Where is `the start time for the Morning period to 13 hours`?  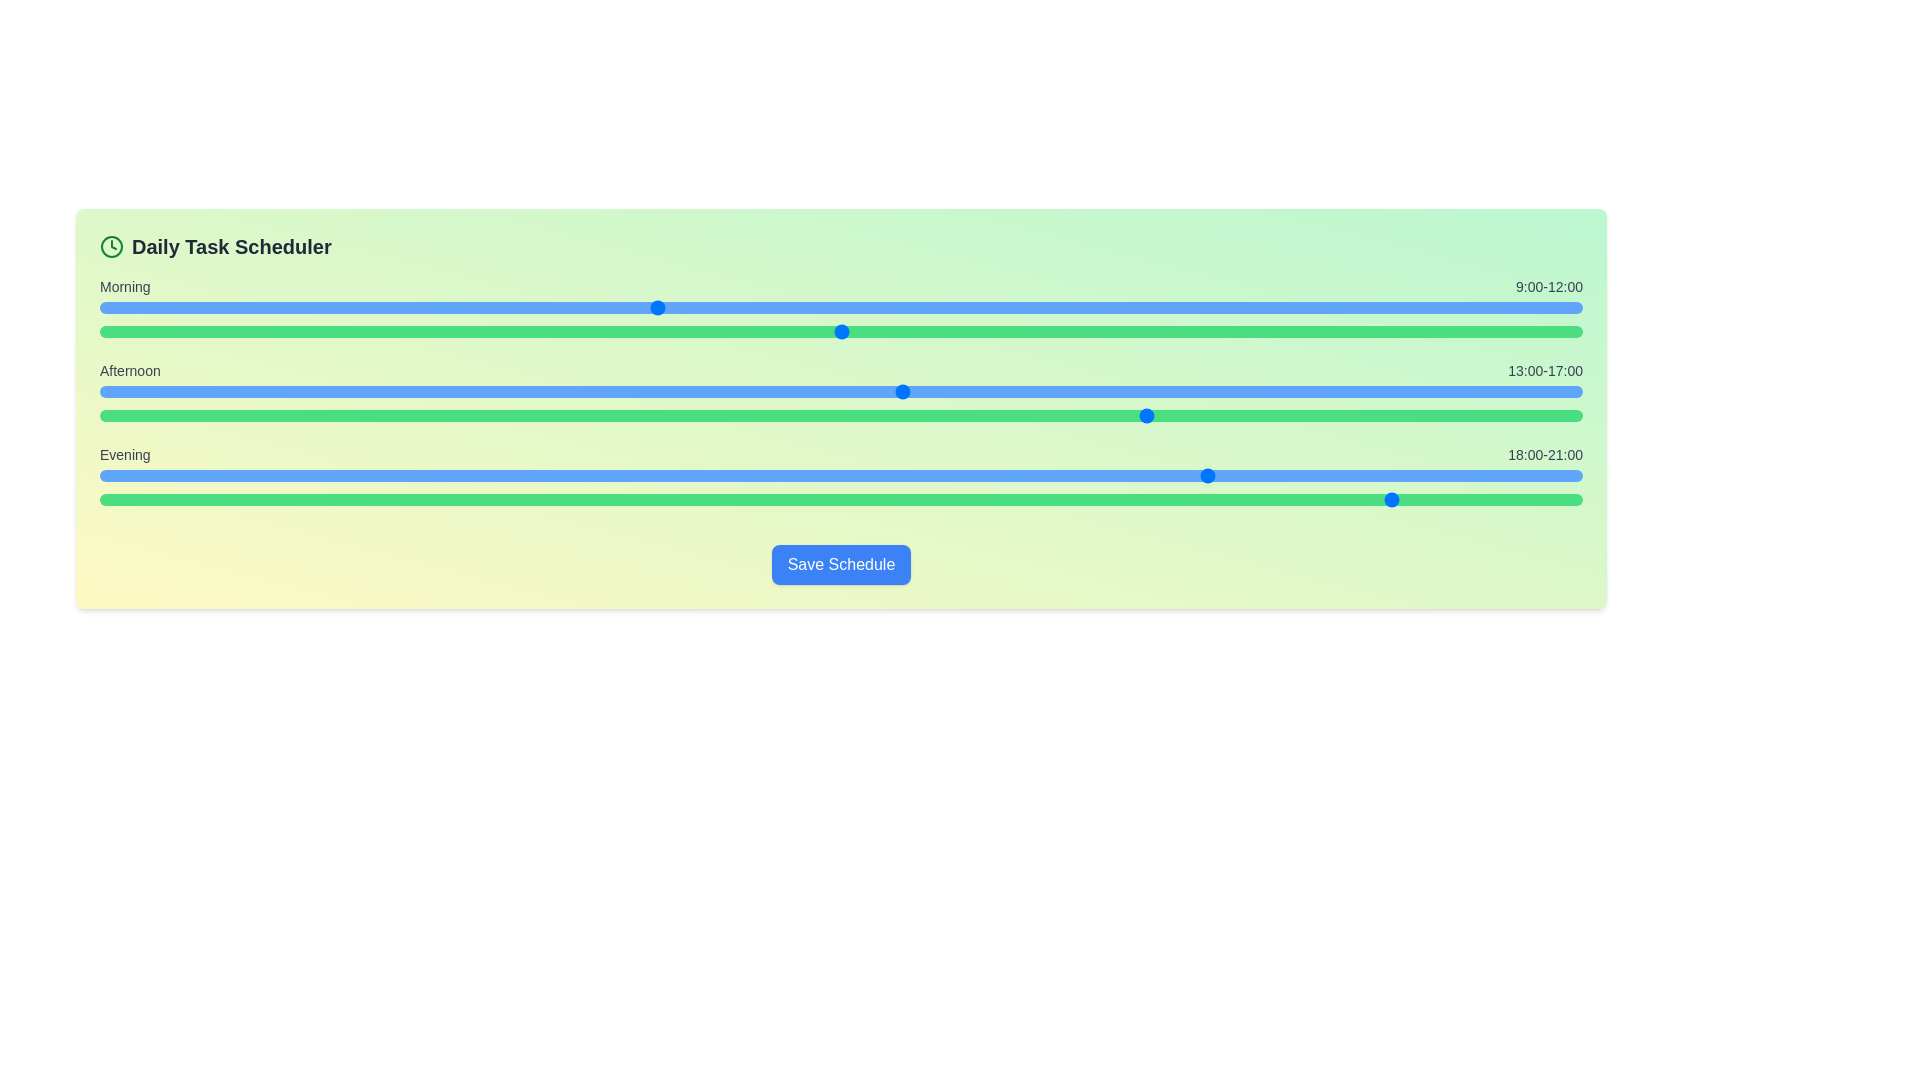 the start time for the Morning period to 13 hours is located at coordinates (902, 308).